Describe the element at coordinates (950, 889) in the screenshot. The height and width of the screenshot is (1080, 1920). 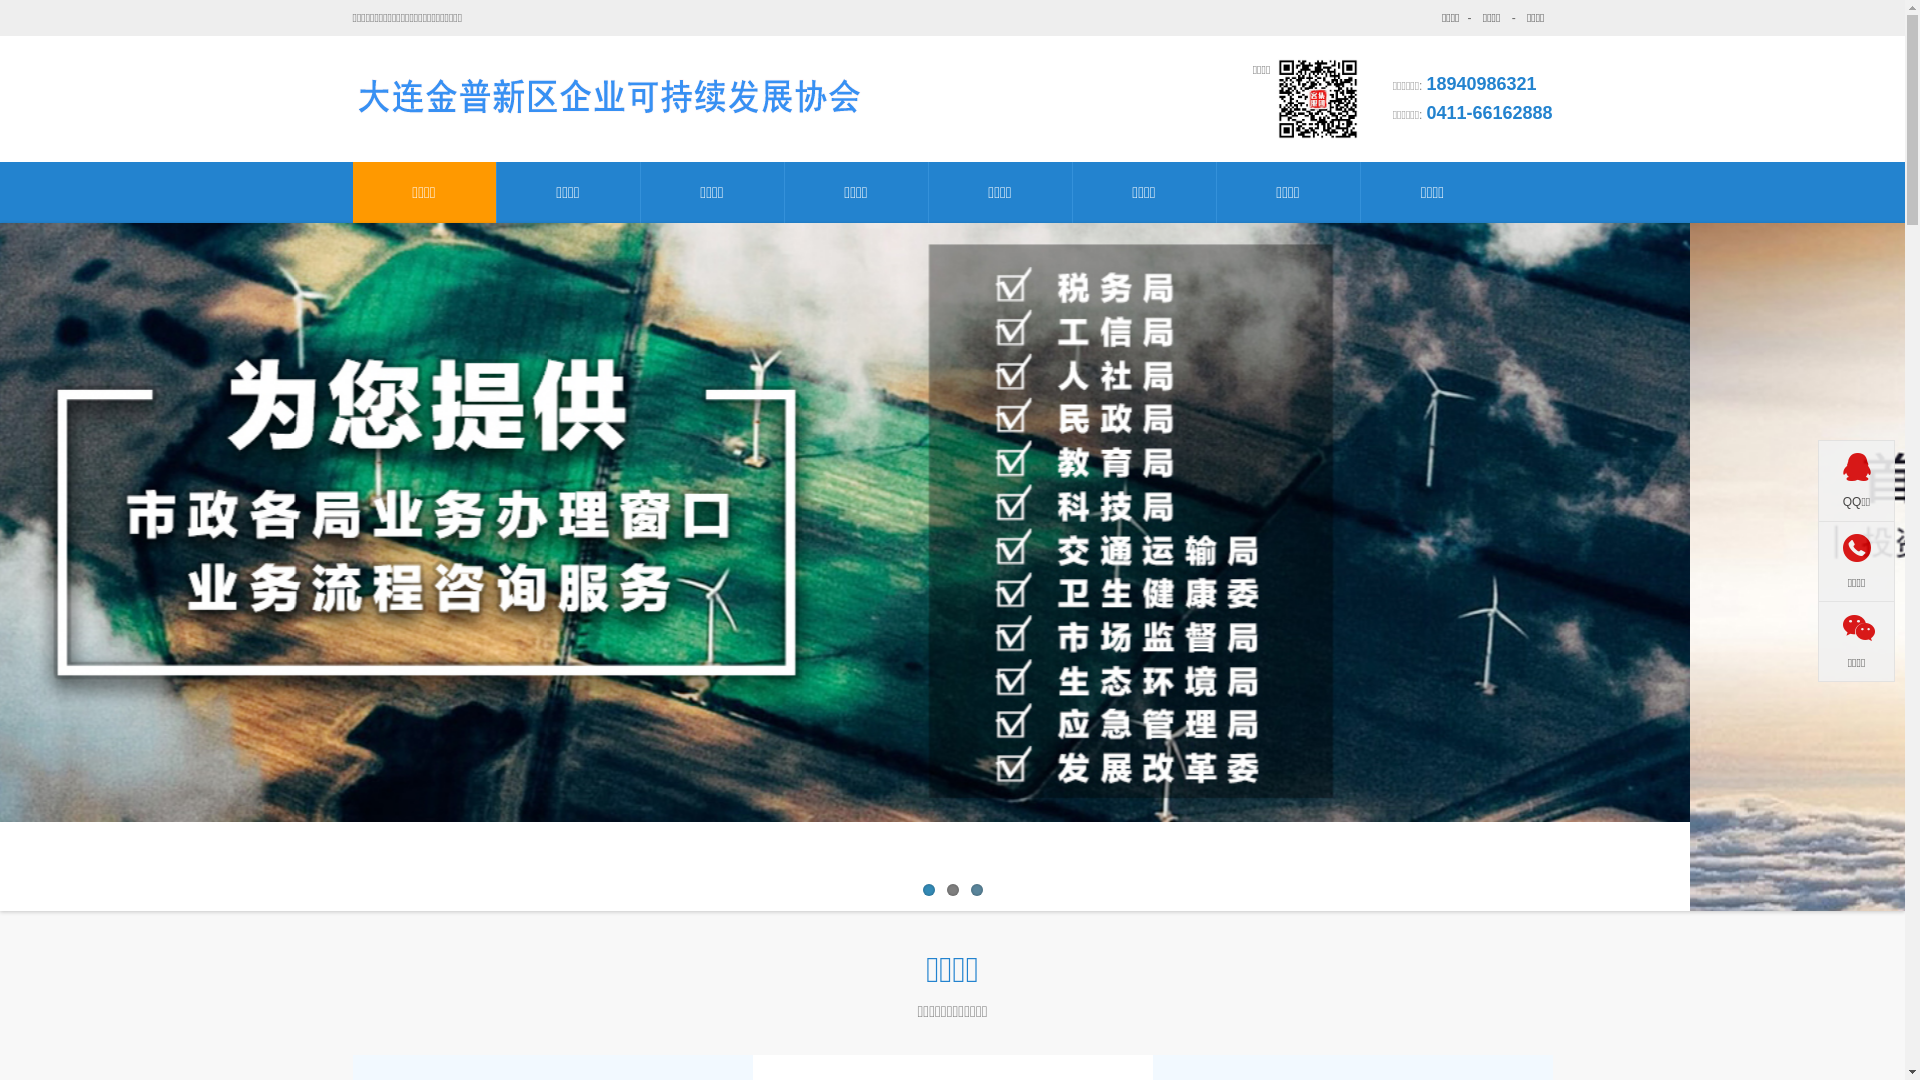
I see `'2'` at that location.